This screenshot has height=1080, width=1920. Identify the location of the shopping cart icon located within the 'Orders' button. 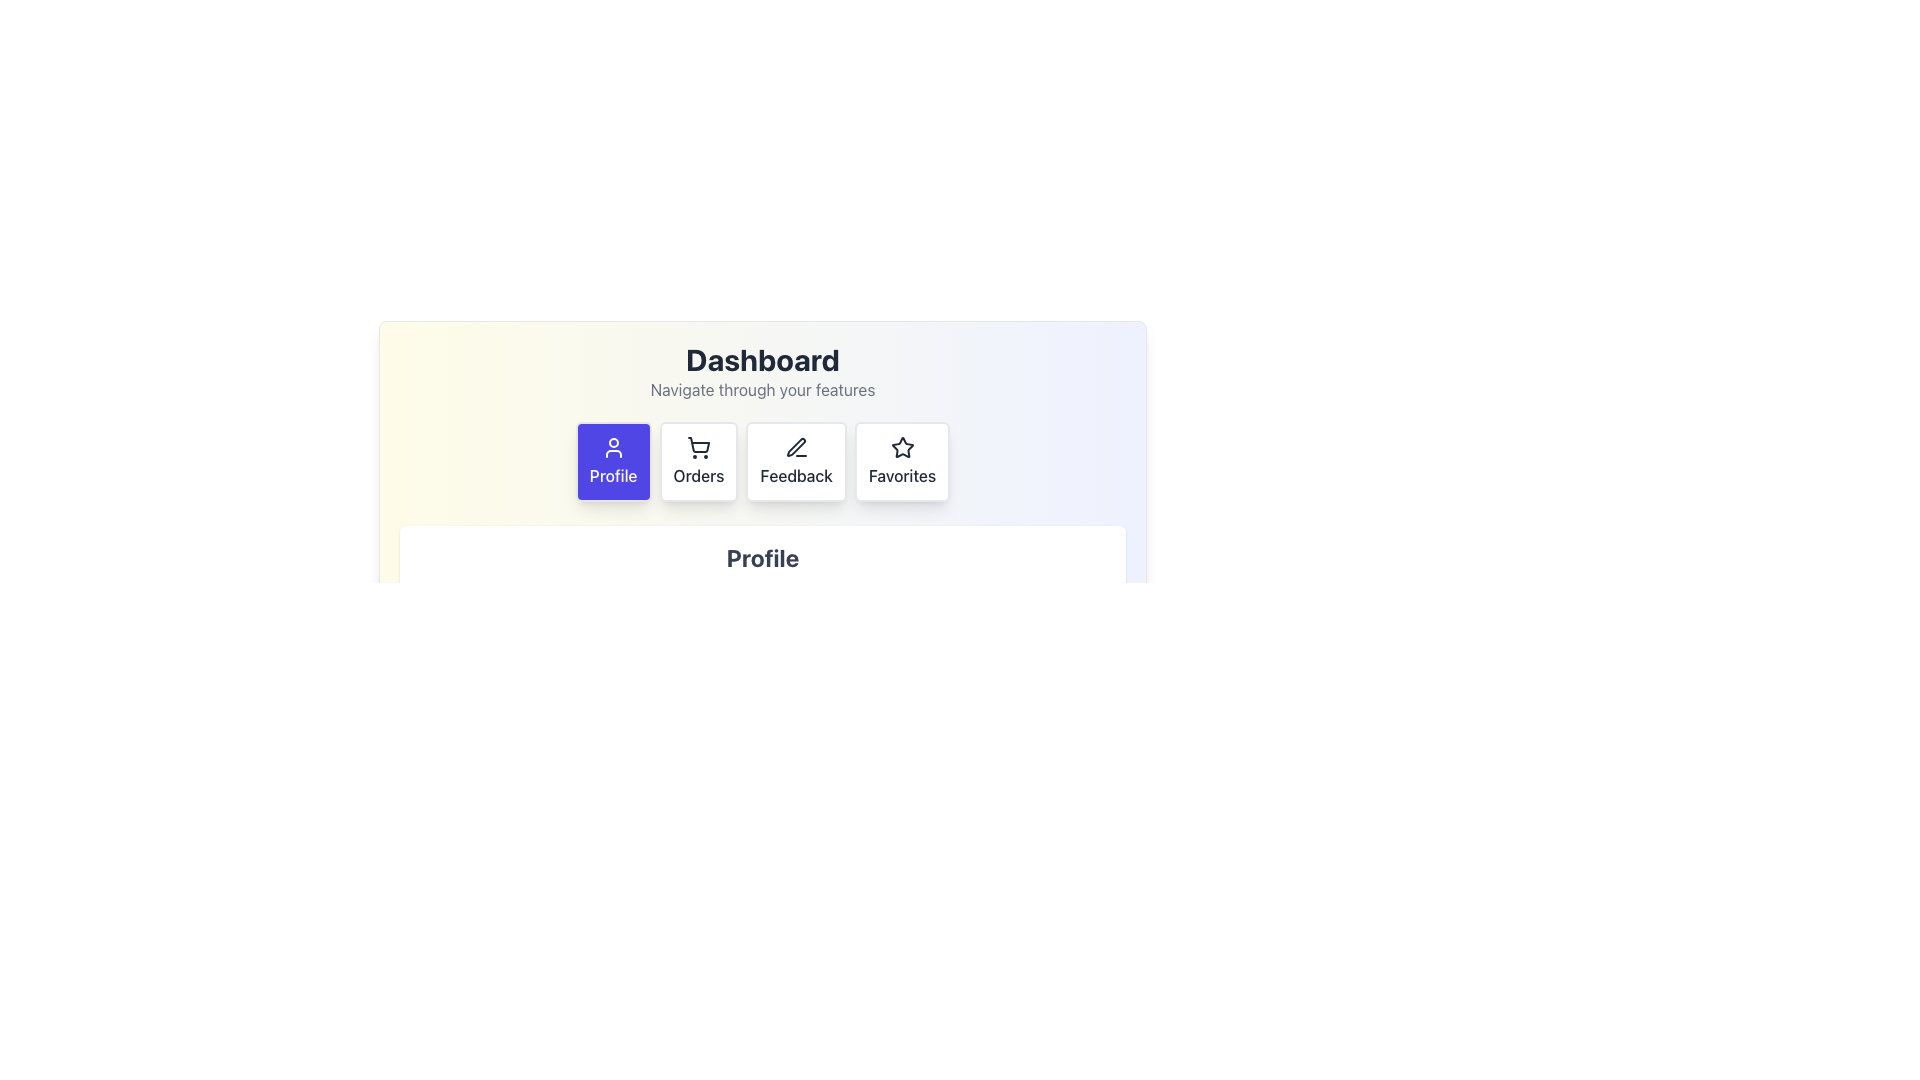
(698, 446).